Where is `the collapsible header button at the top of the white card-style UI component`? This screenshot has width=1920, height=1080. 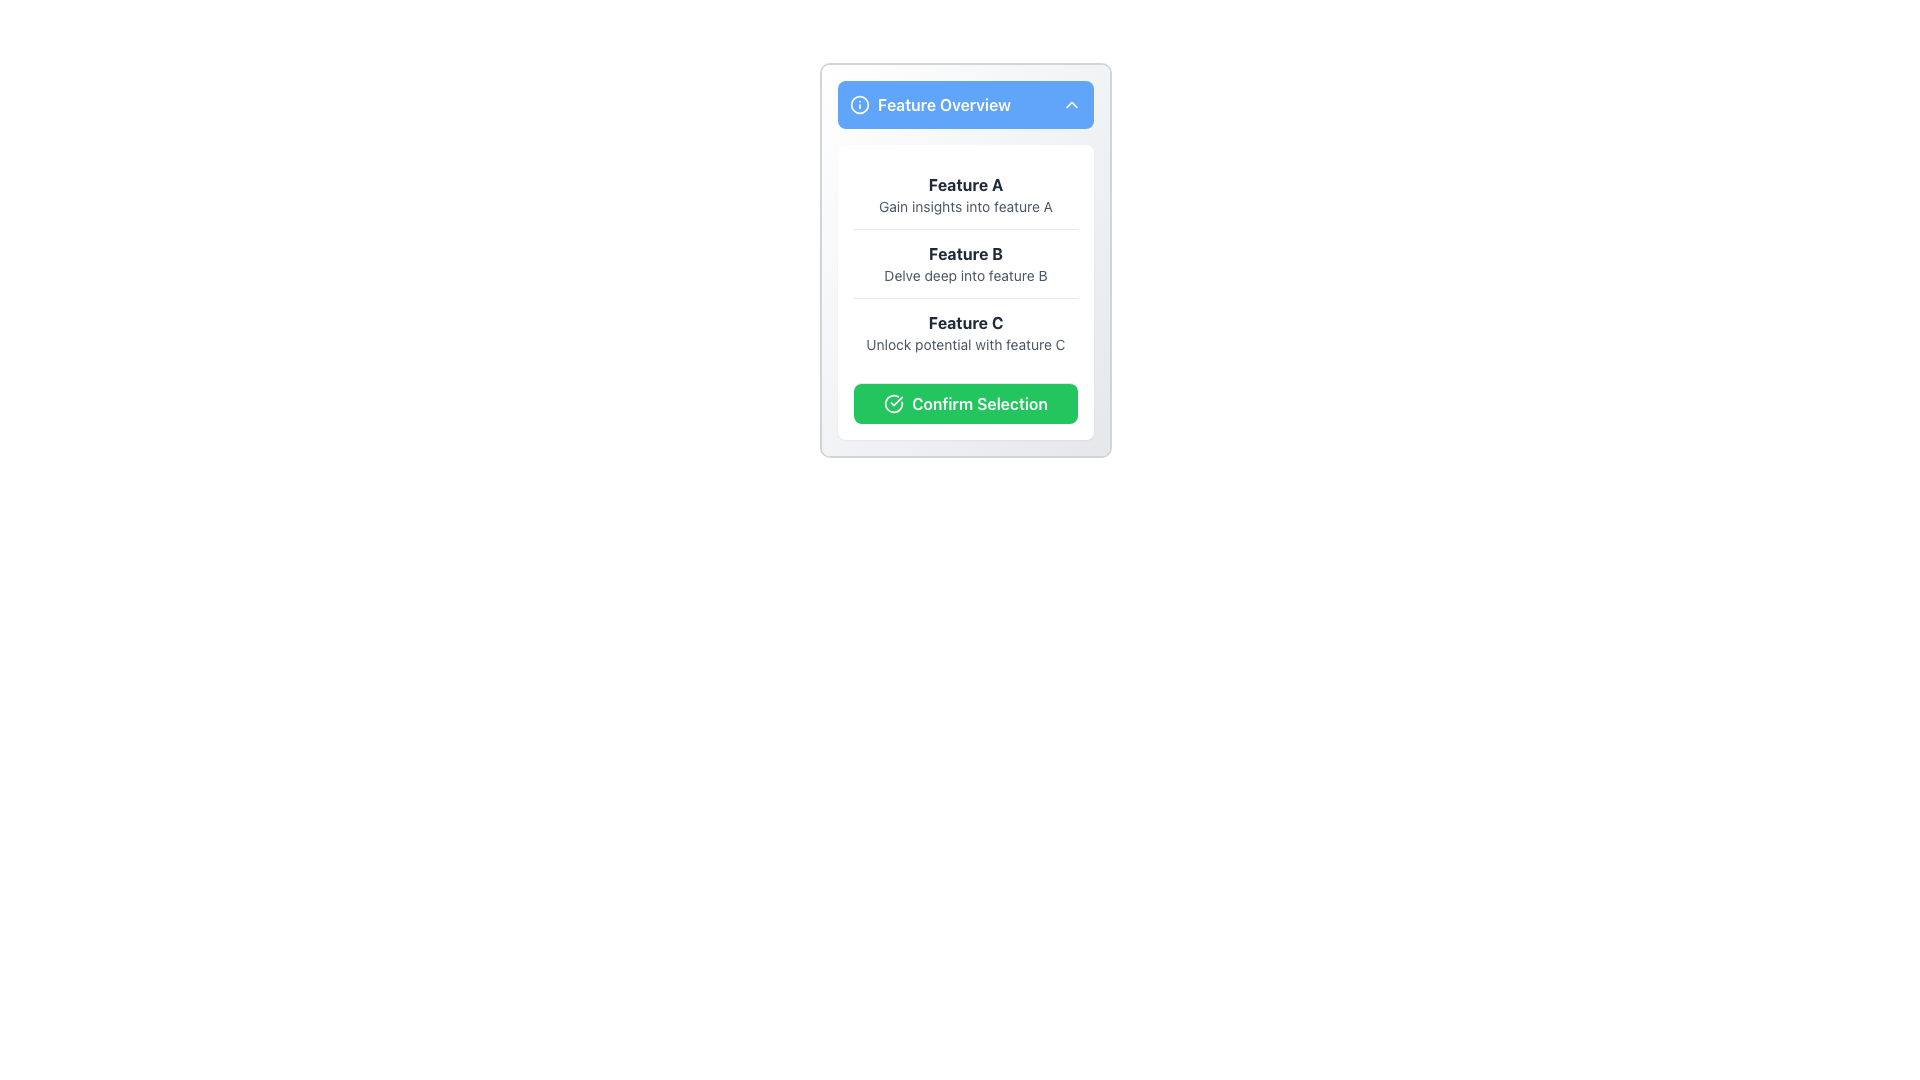
the collapsible header button at the top of the white card-style UI component is located at coordinates (965, 104).